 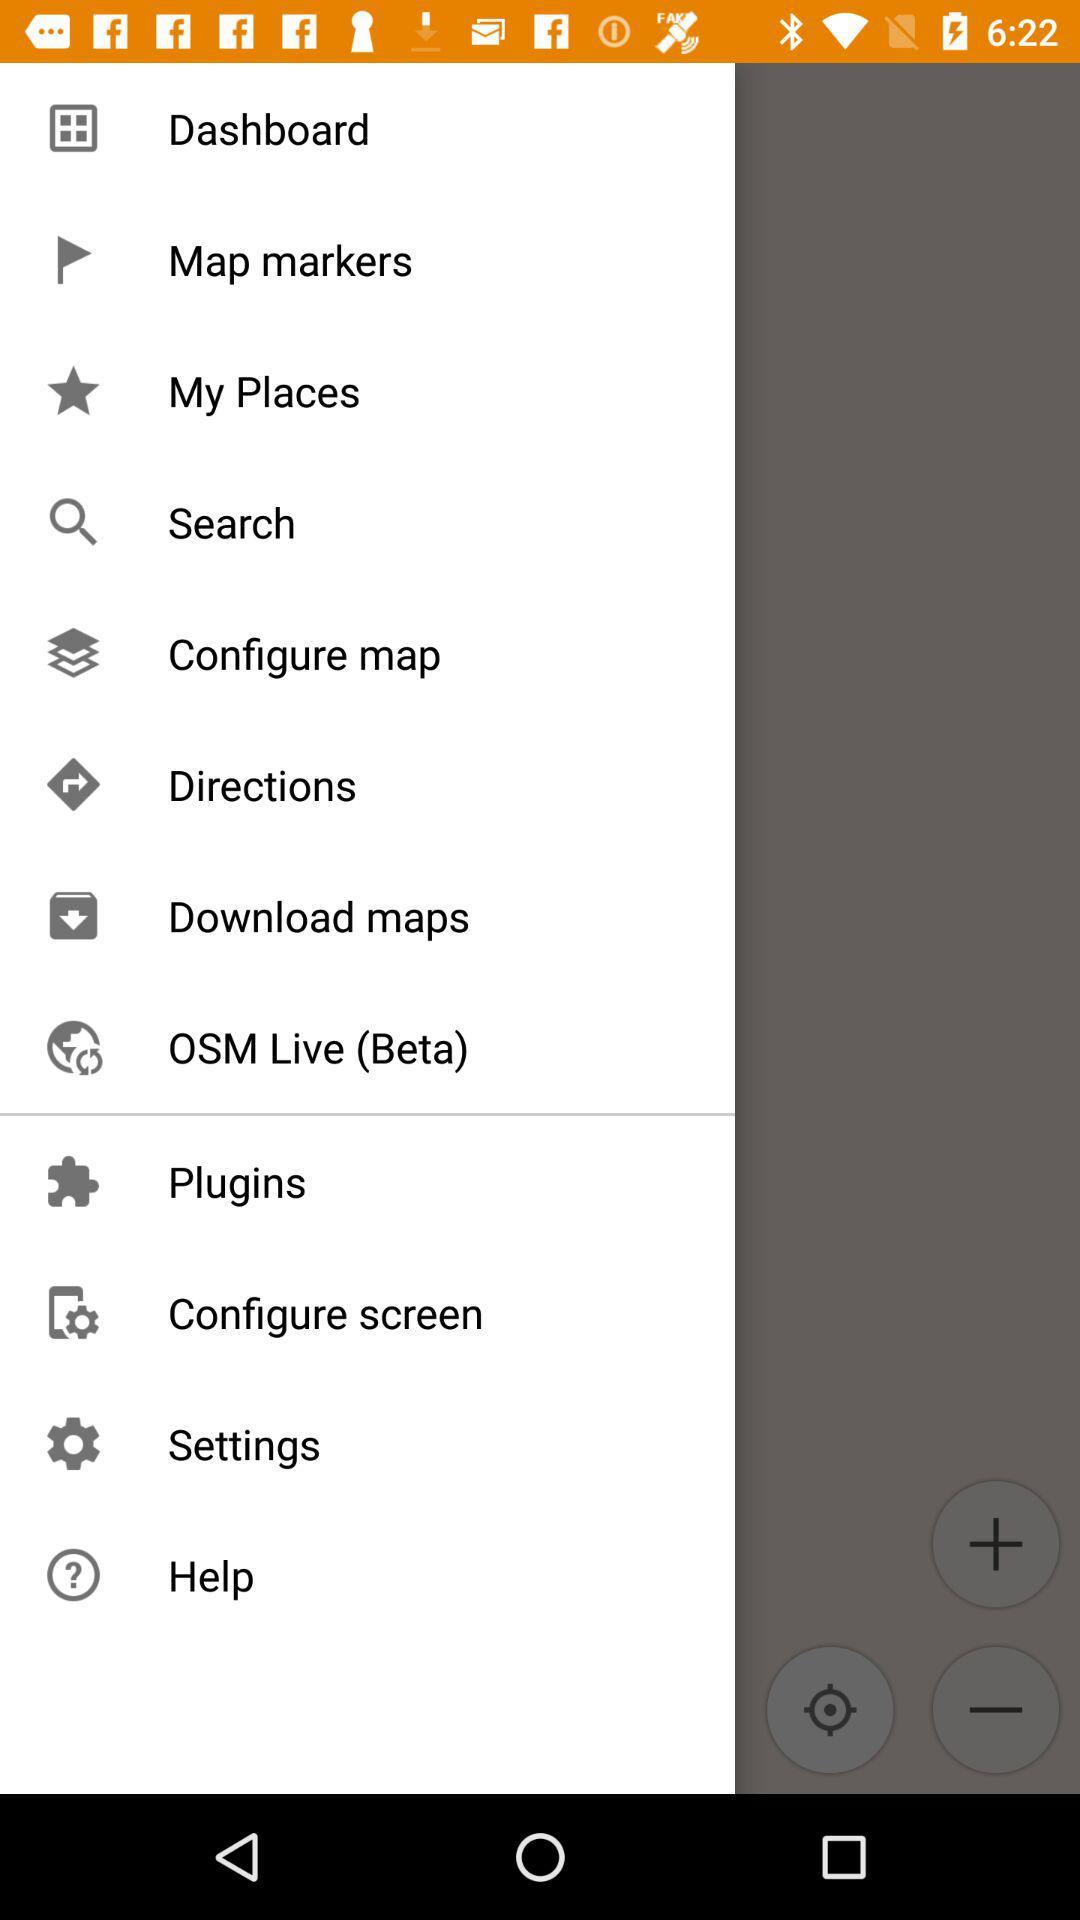 I want to click on the location_crosshair icon, so click(x=830, y=1708).